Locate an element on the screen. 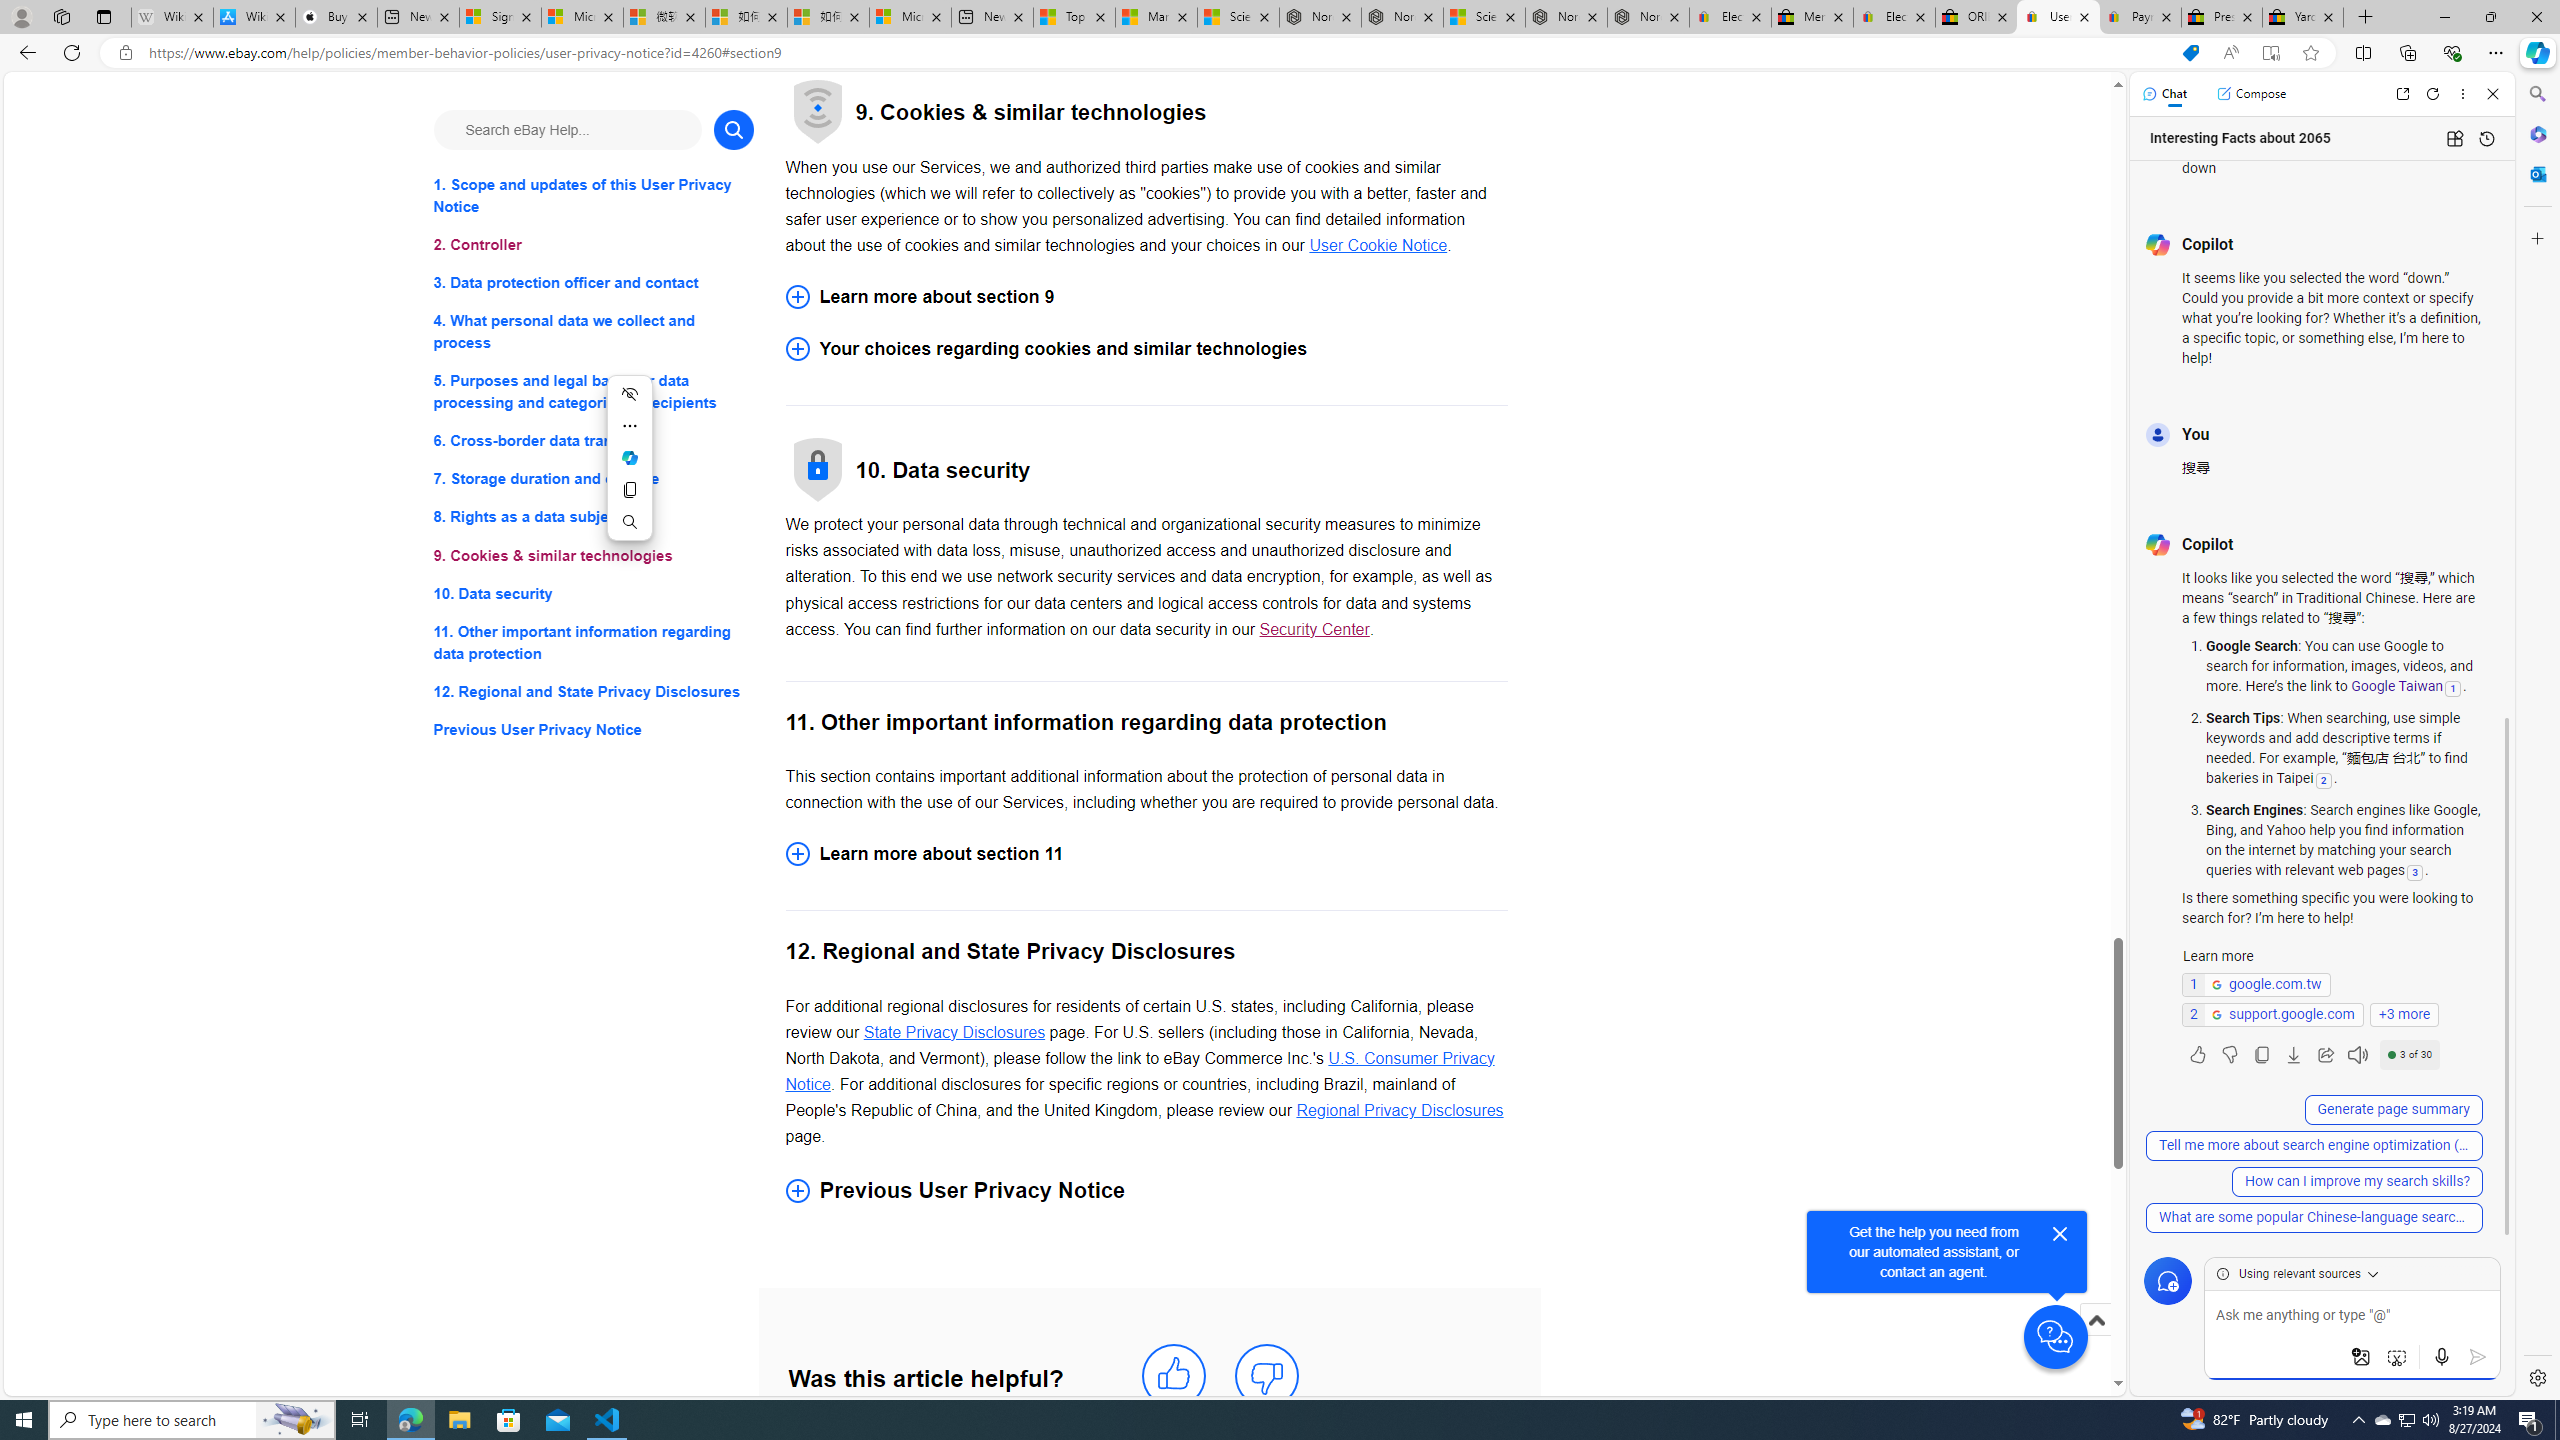 Image resolution: width=2560 pixels, height=1440 pixels. 'Microsoft account | Account Checkup' is located at coordinates (909, 16).